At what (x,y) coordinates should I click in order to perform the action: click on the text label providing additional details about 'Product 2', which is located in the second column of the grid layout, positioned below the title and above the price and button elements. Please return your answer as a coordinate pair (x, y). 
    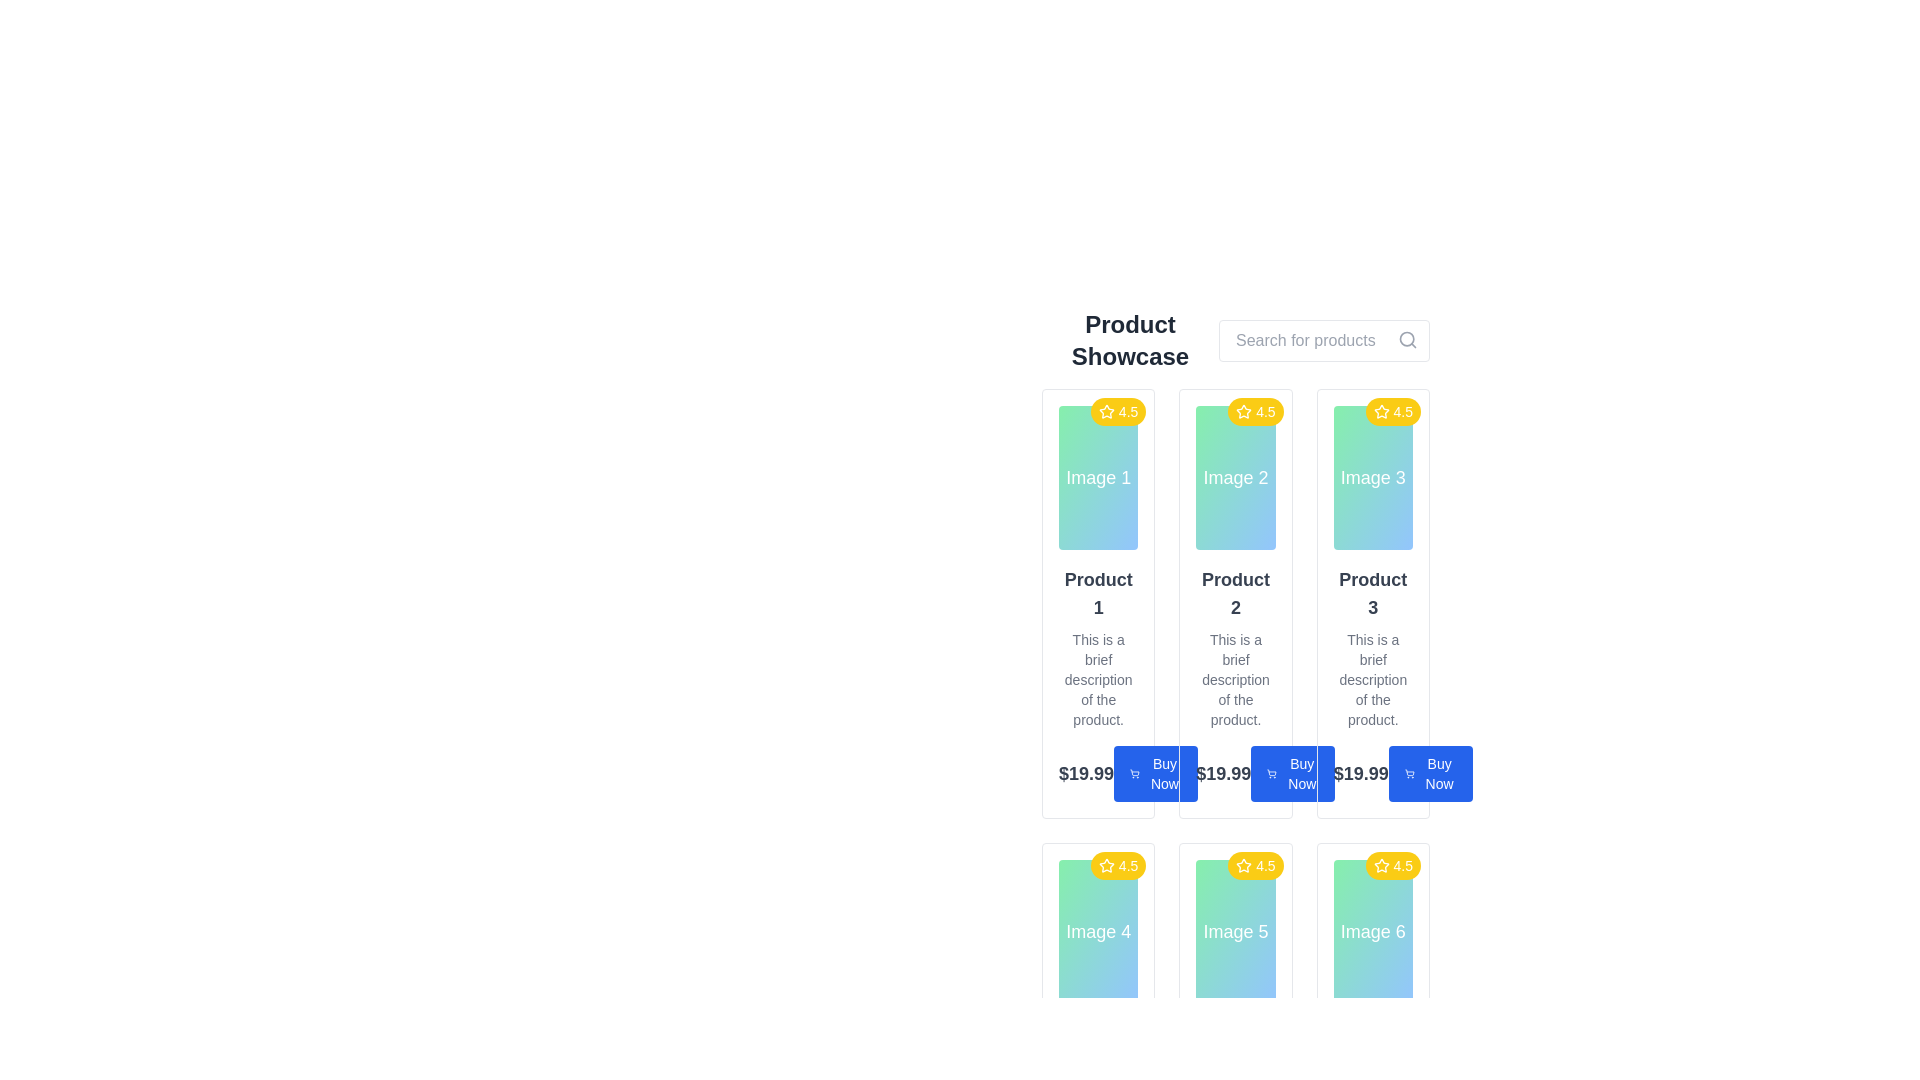
    Looking at the image, I should click on (1234, 678).